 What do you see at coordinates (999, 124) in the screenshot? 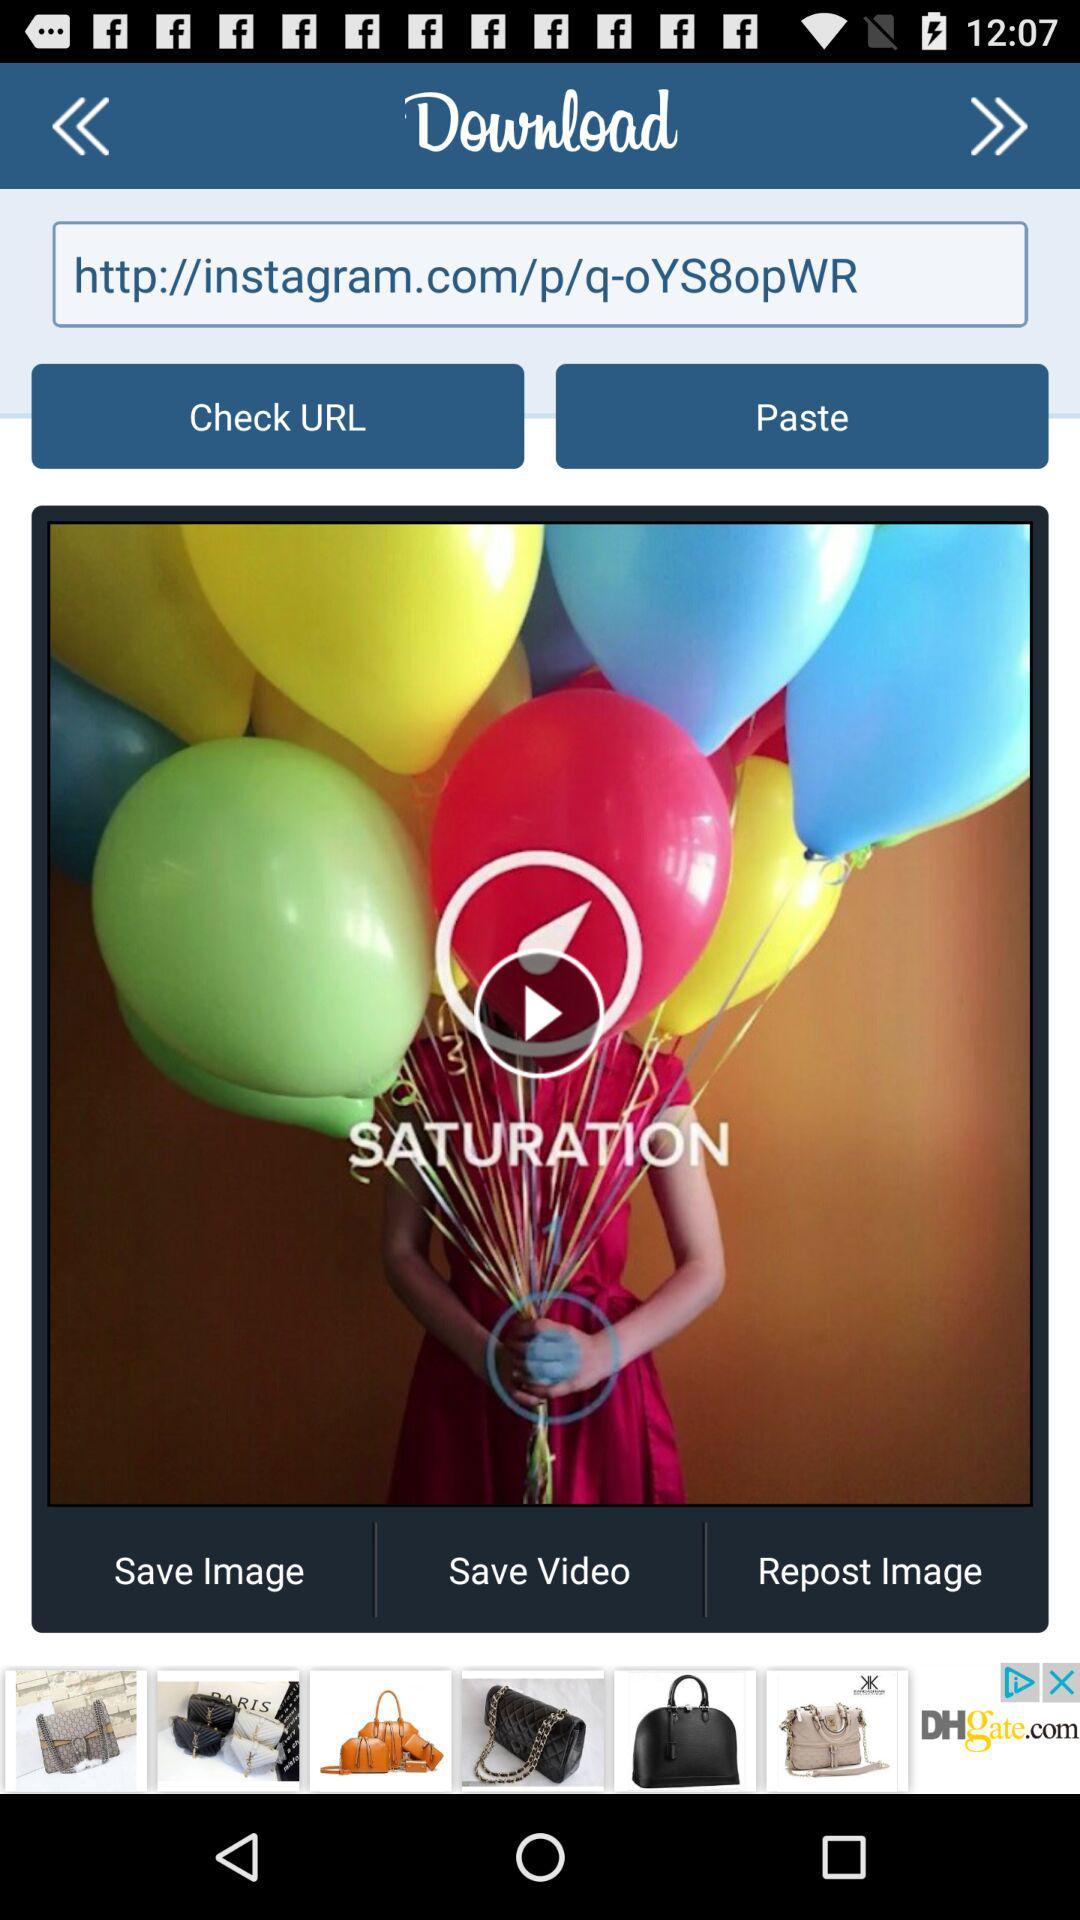
I see `next page` at bounding box center [999, 124].